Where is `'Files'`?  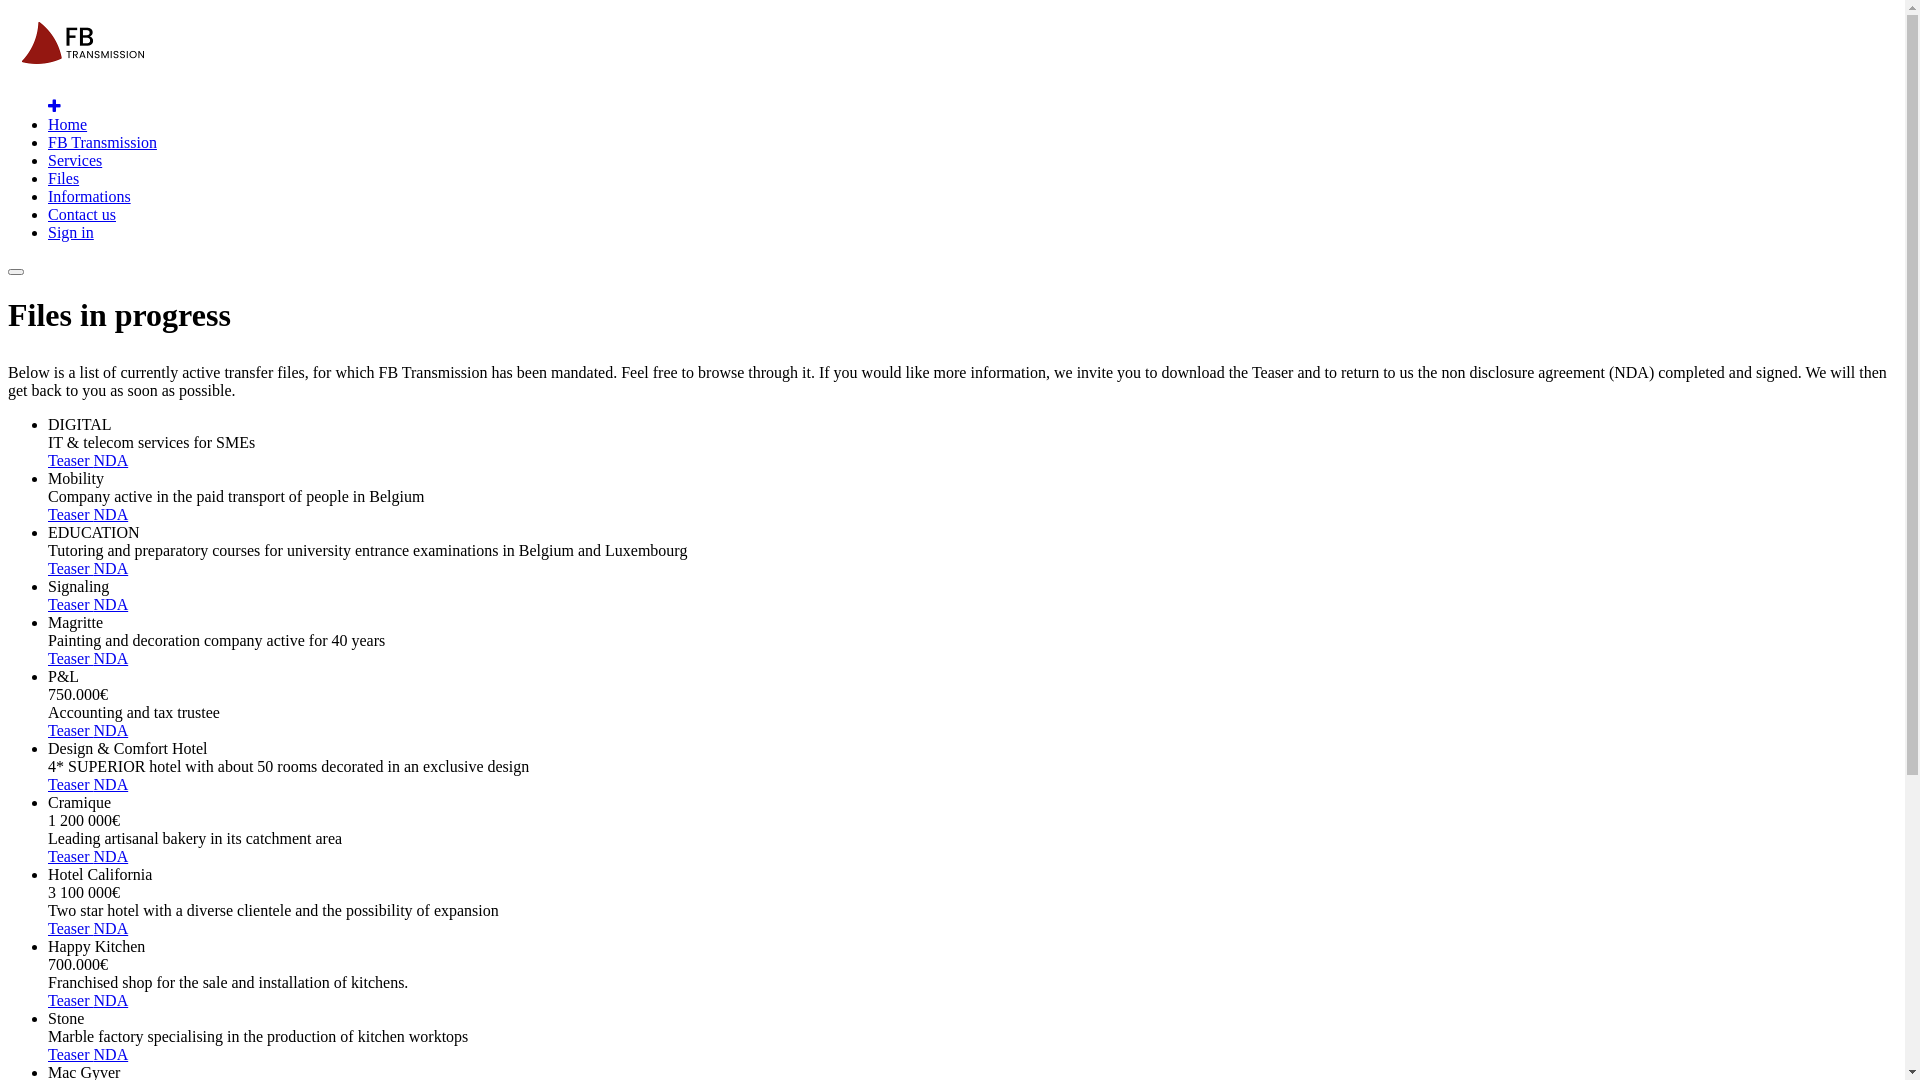 'Files' is located at coordinates (63, 177).